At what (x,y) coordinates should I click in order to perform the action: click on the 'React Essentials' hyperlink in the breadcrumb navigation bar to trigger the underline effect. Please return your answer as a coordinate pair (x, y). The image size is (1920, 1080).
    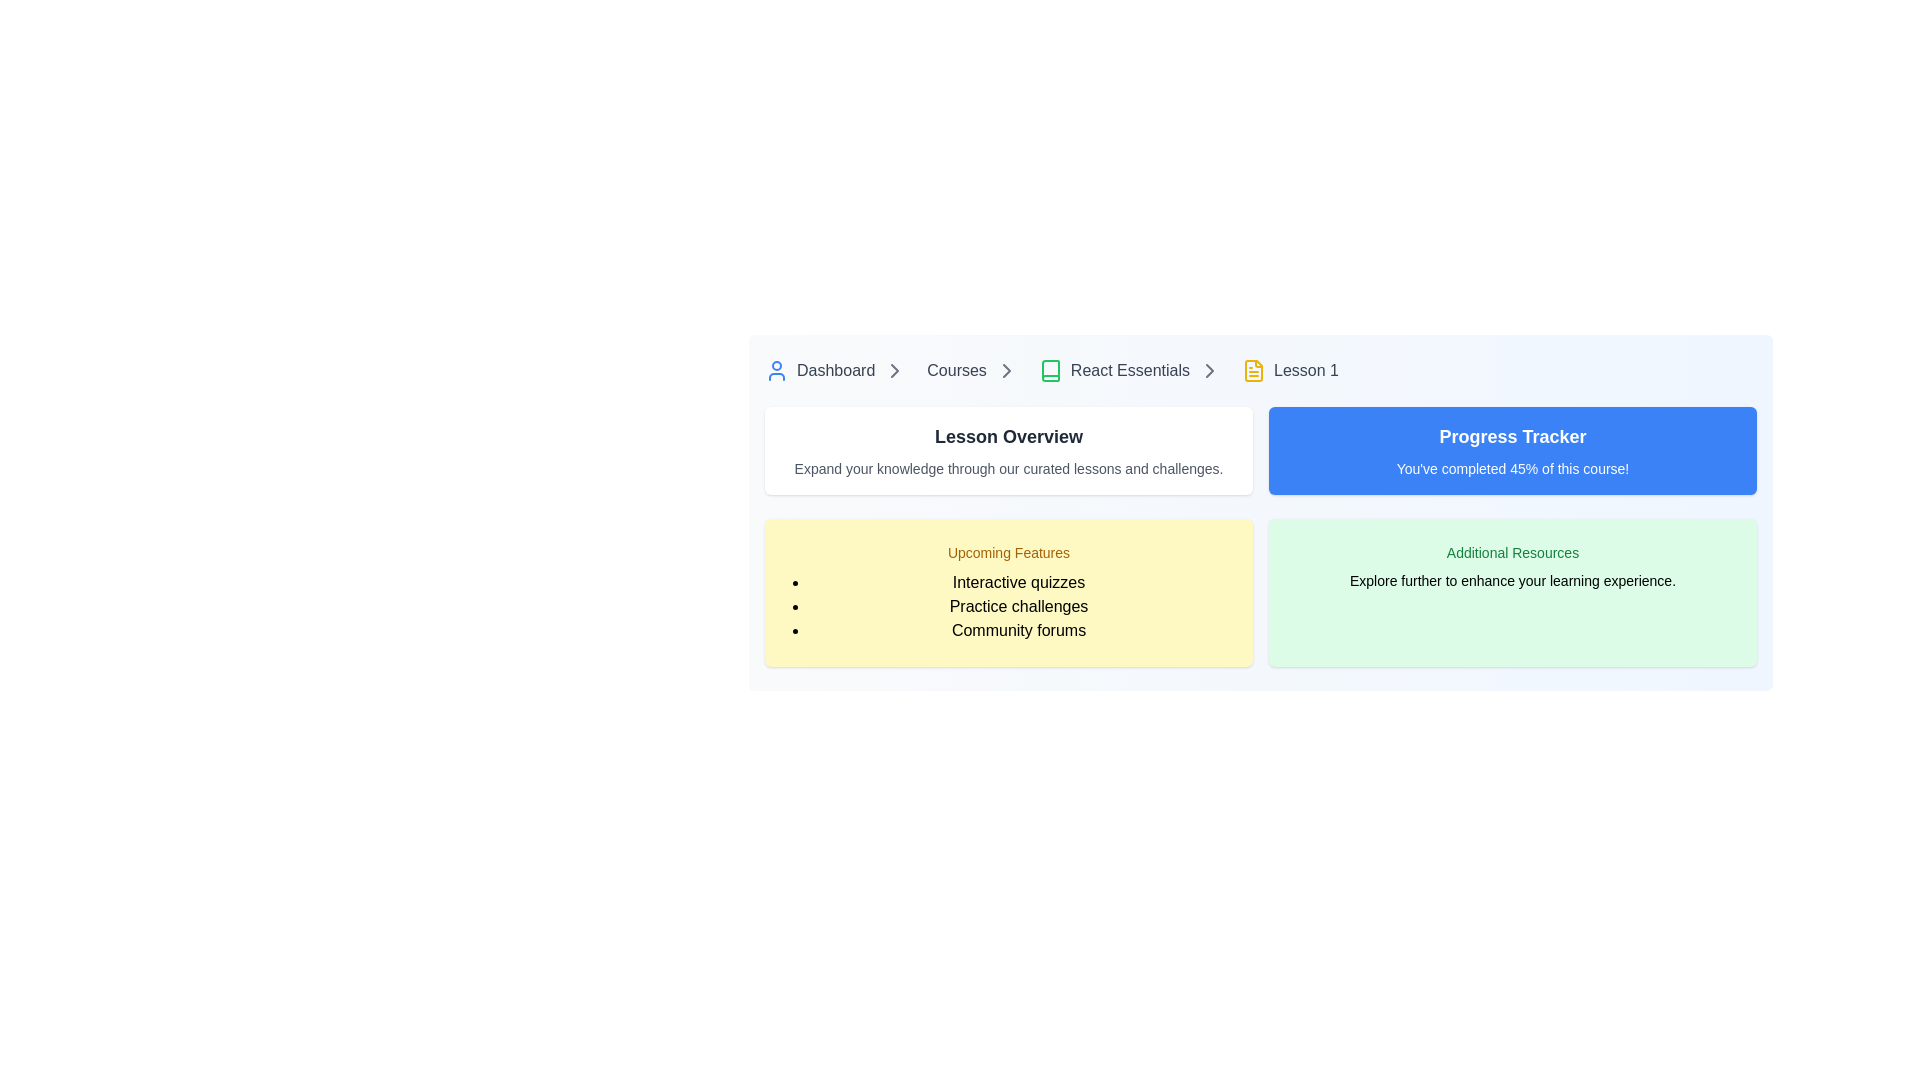
    Looking at the image, I should click on (1113, 370).